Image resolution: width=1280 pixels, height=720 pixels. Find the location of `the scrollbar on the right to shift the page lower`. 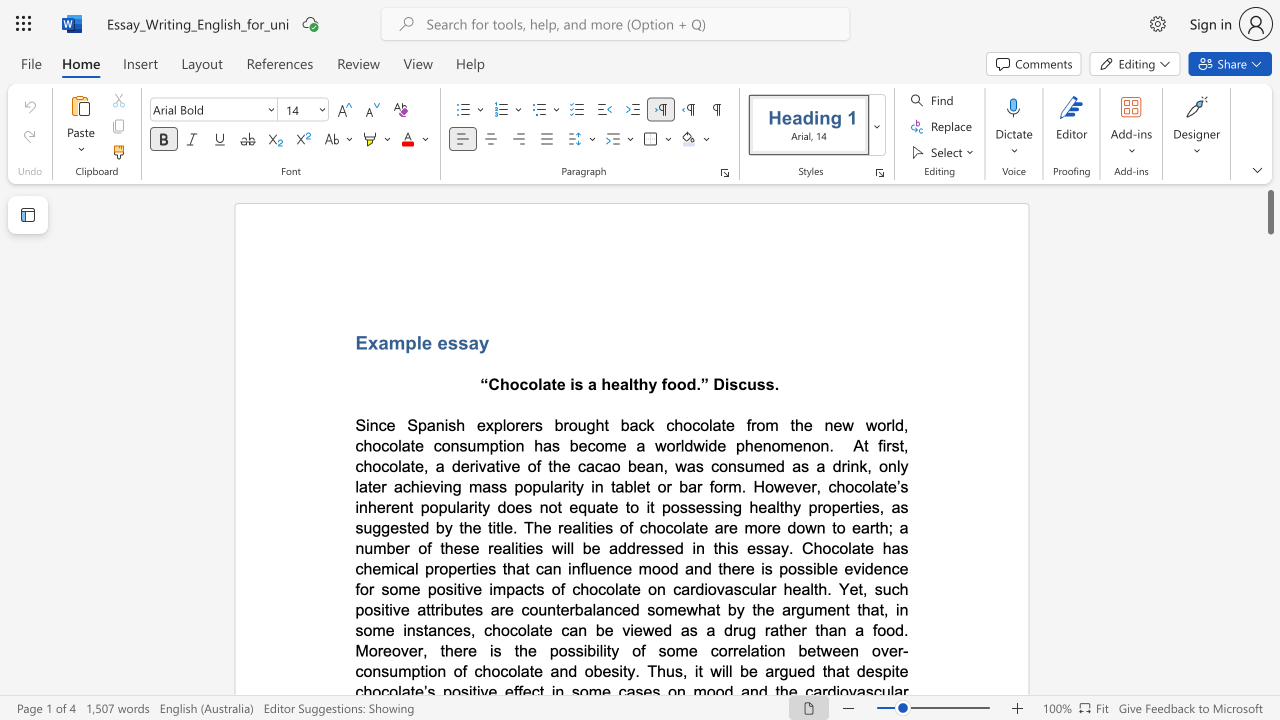

the scrollbar on the right to shift the page lower is located at coordinates (1269, 580).